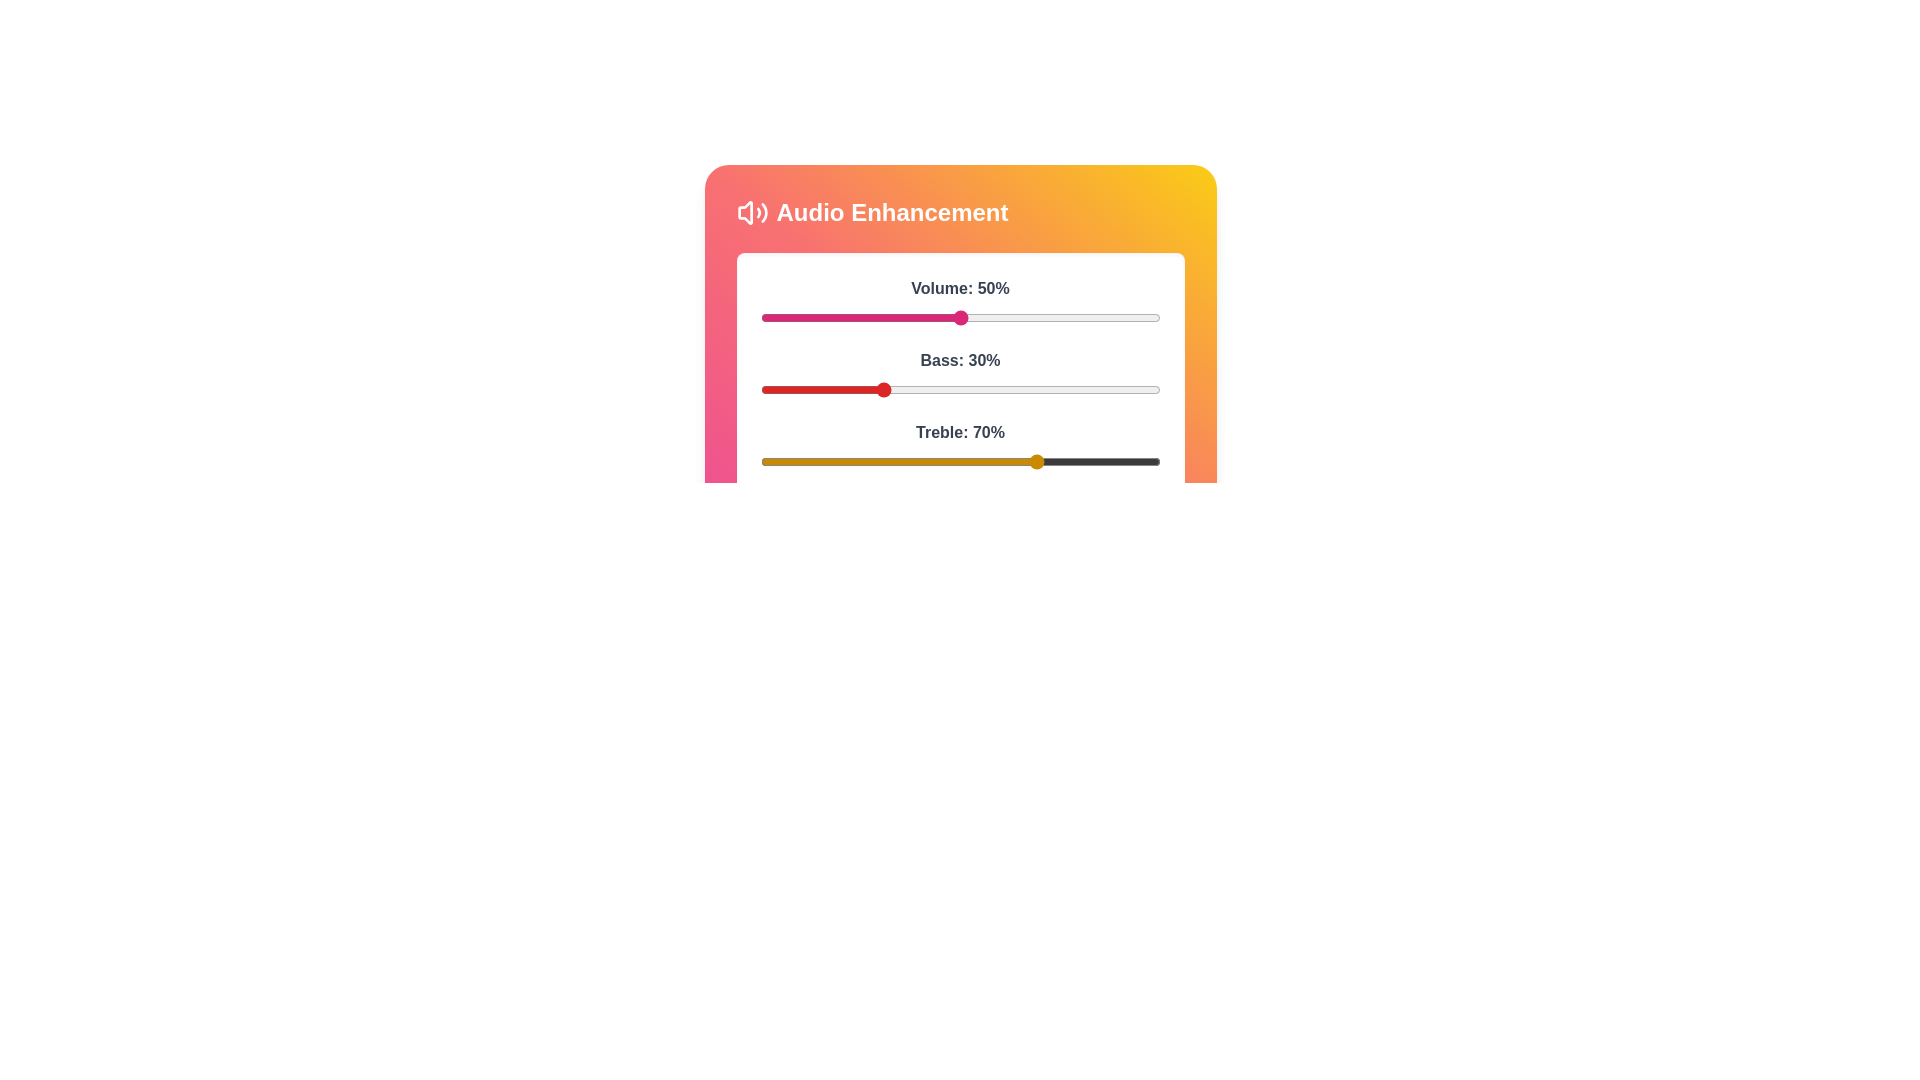 This screenshot has height=1080, width=1920. I want to click on the bass level, so click(1156, 389).